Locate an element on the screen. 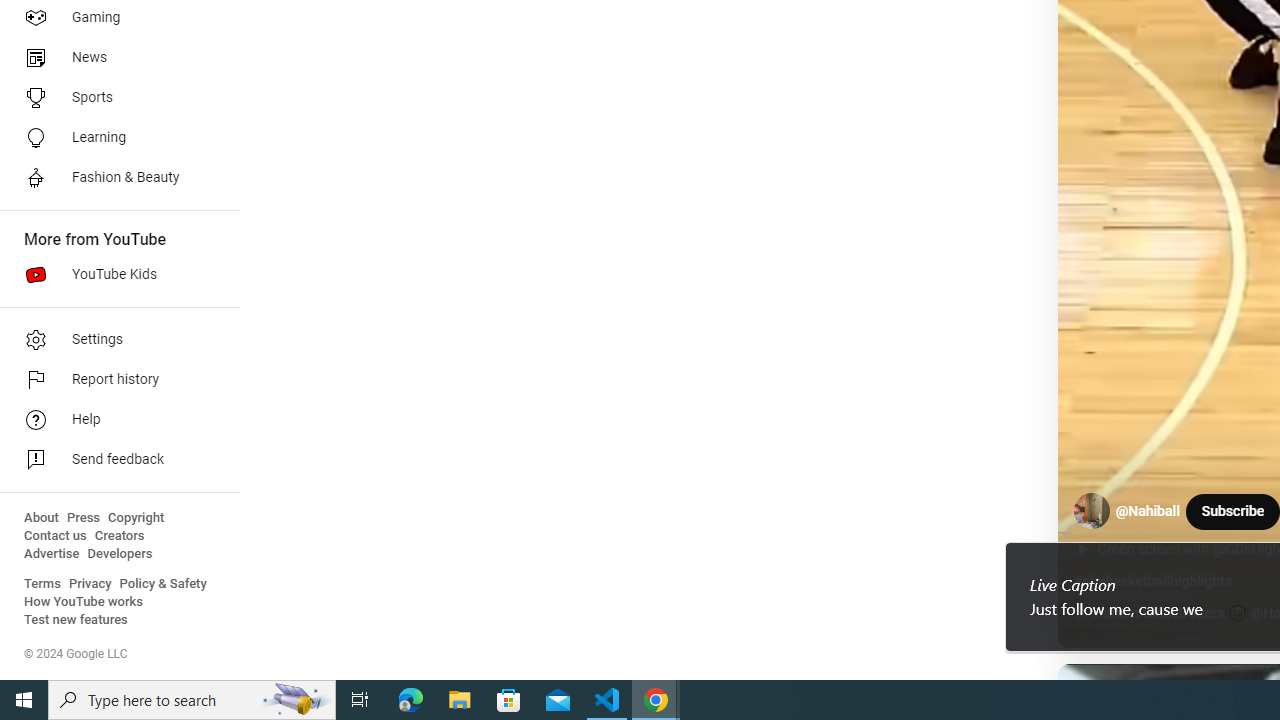 The width and height of the screenshot is (1280, 720). 'Fashion & Beauty' is located at coordinates (112, 176).